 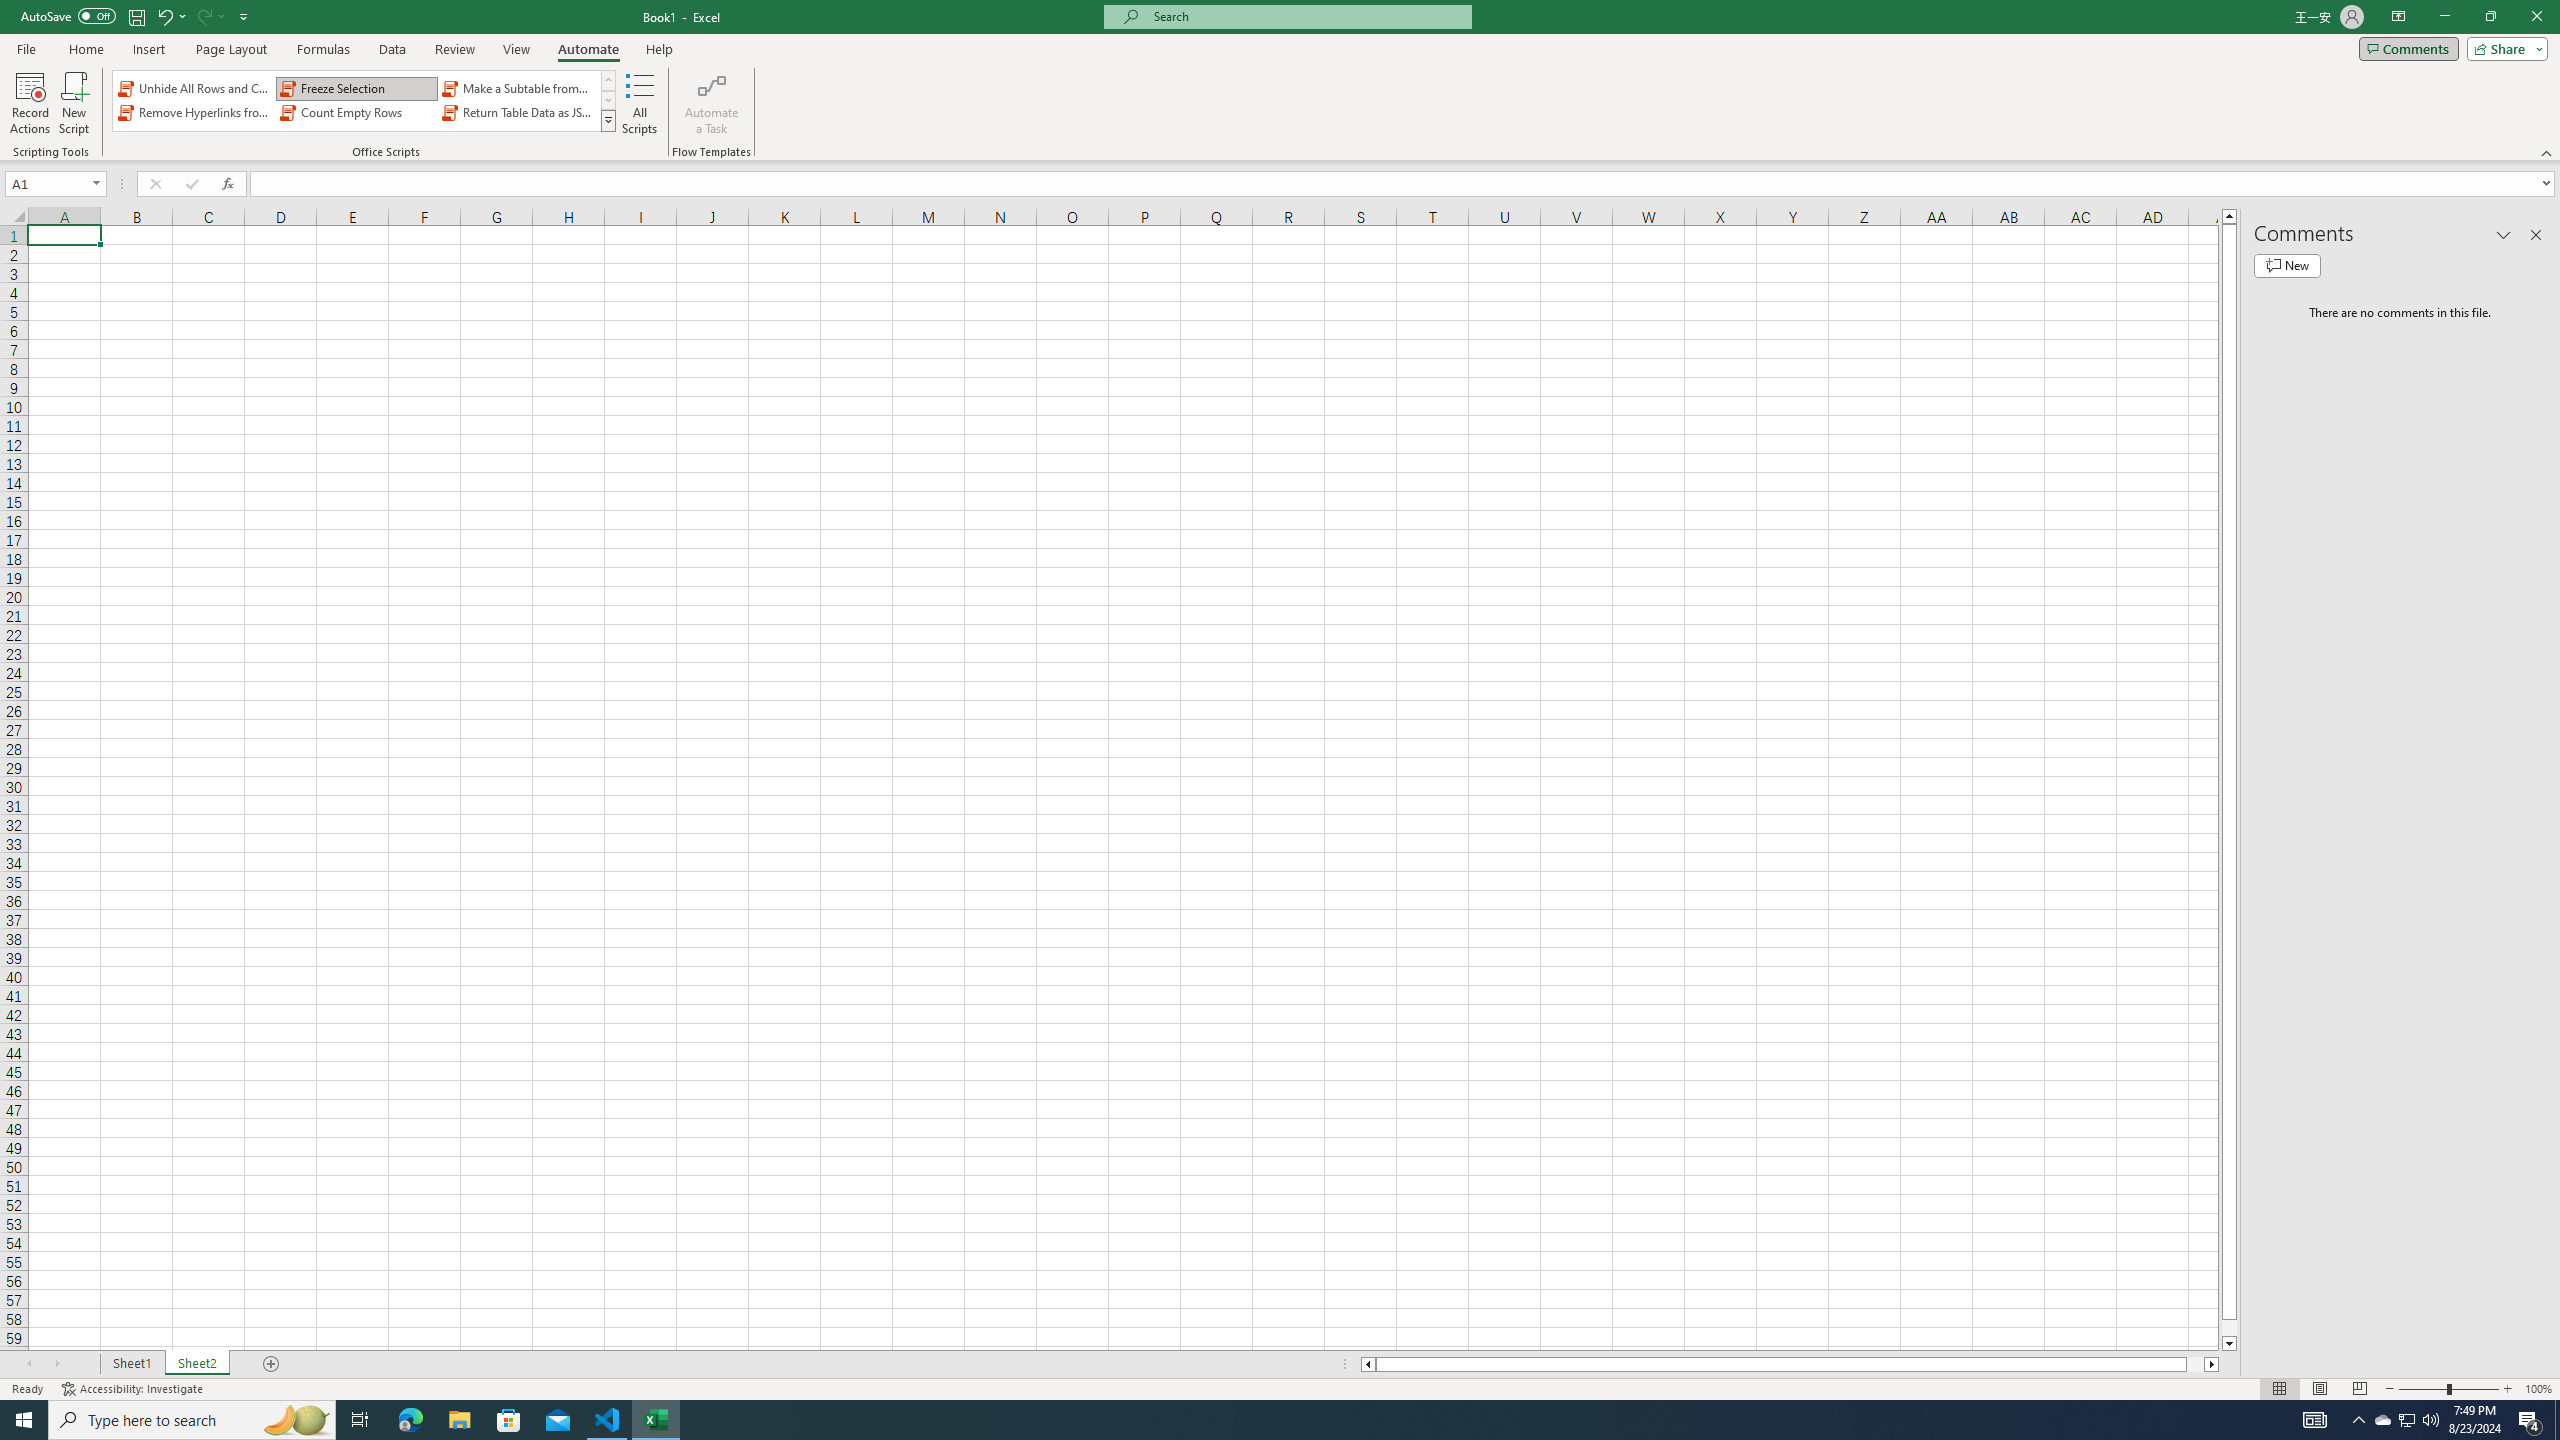 What do you see at coordinates (517, 88) in the screenshot?
I see `'Make a Subtable from a Selection'` at bounding box center [517, 88].